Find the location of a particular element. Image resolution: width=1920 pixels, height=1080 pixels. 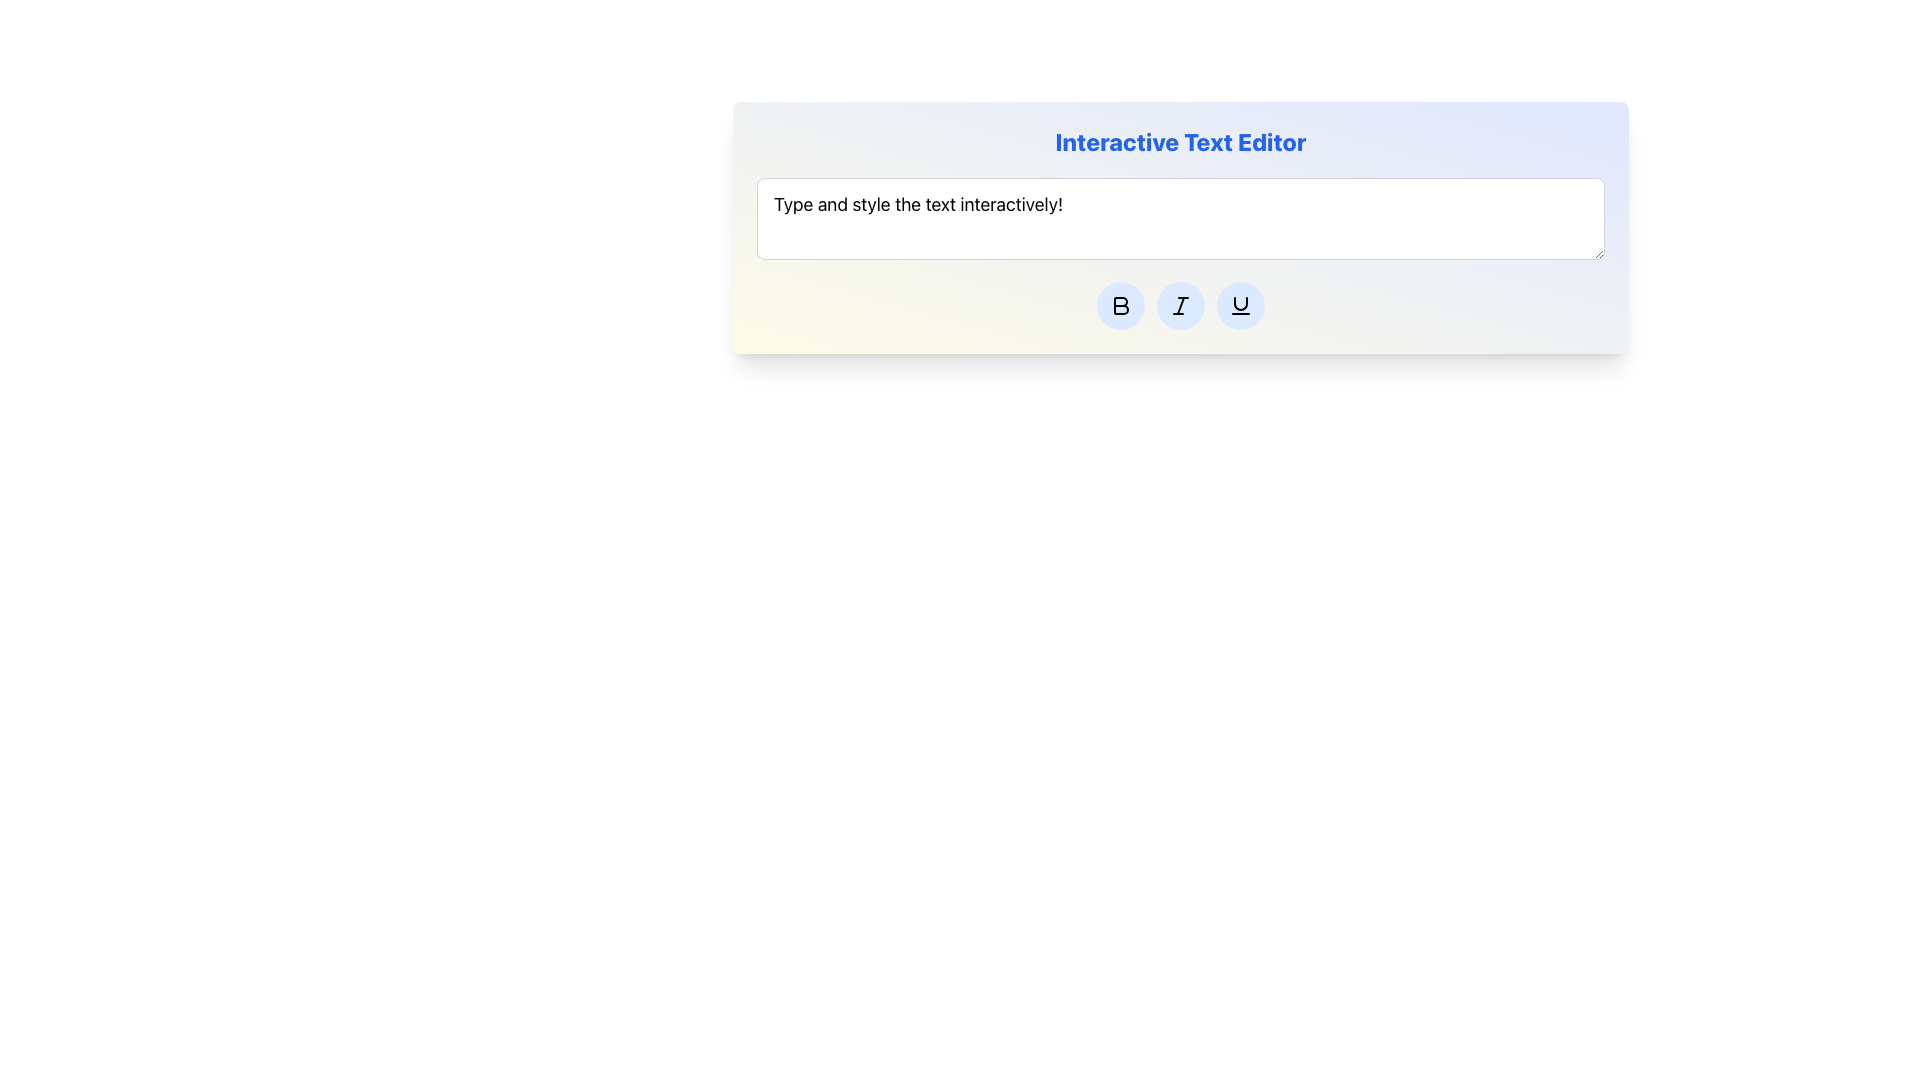

the first button in the trio that toggles bold styling for the text in the interactive text editor interface is located at coordinates (1121, 305).